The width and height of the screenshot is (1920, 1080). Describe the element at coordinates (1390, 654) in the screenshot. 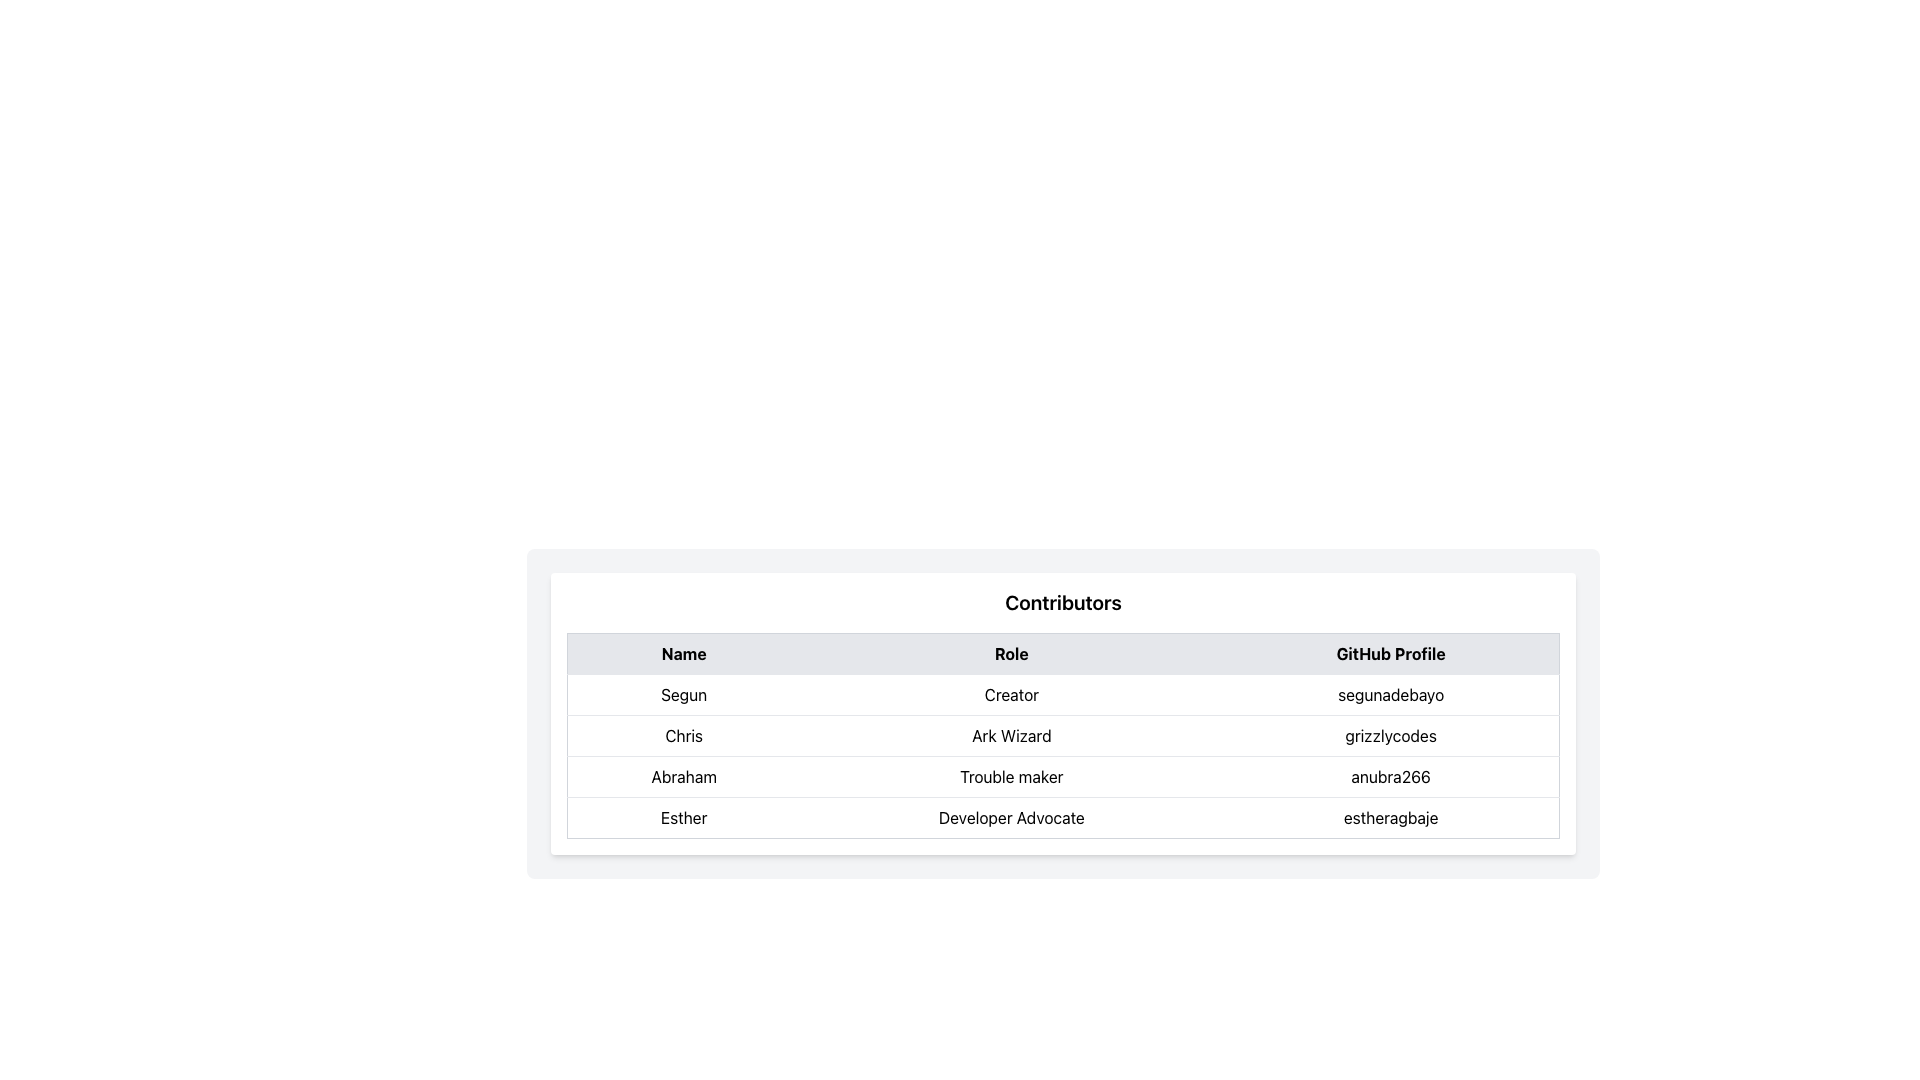

I see `the Table Header Cell displaying 'GitHub Profile', which is styled with padding and has a gray background, located at the far right of the header row of a table` at that location.